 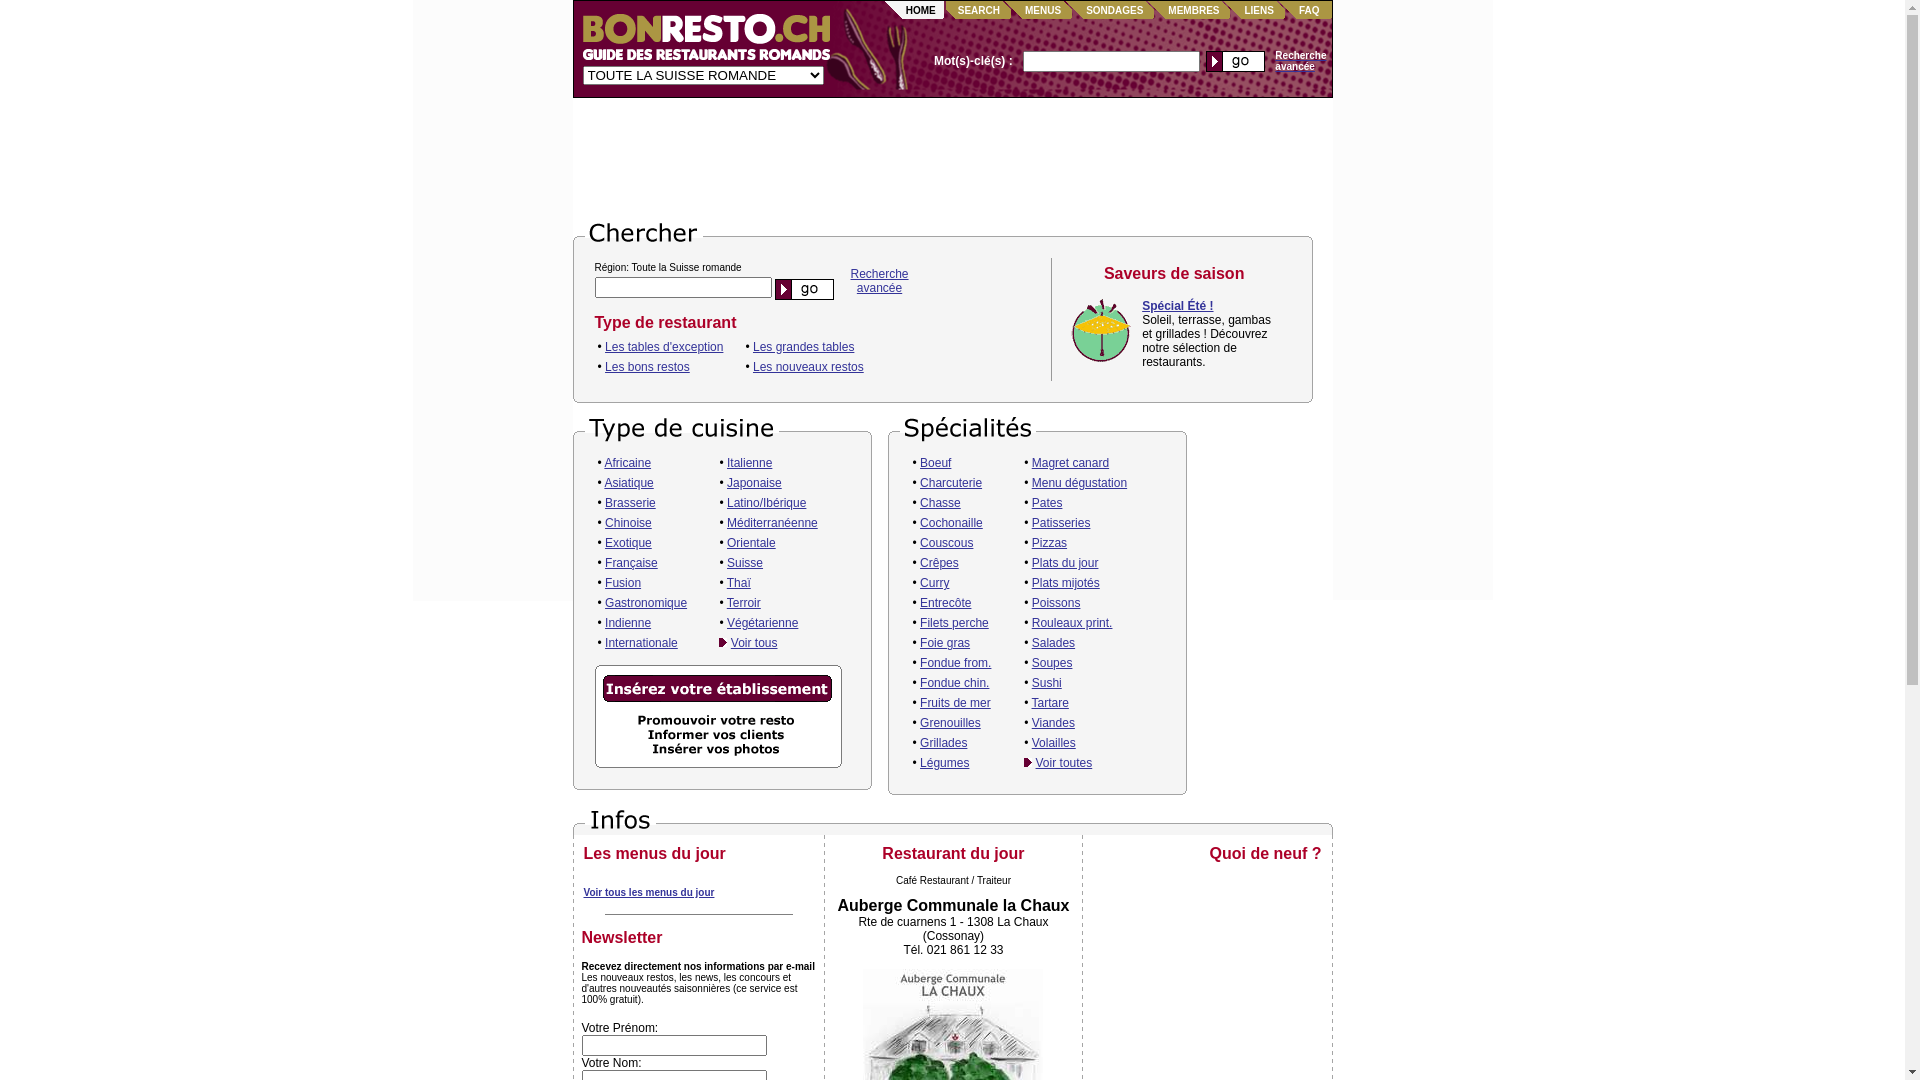 What do you see at coordinates (1032, 563) in the screenshot?
I see `'Plats du jour'` at bounding box center [1032, 563].